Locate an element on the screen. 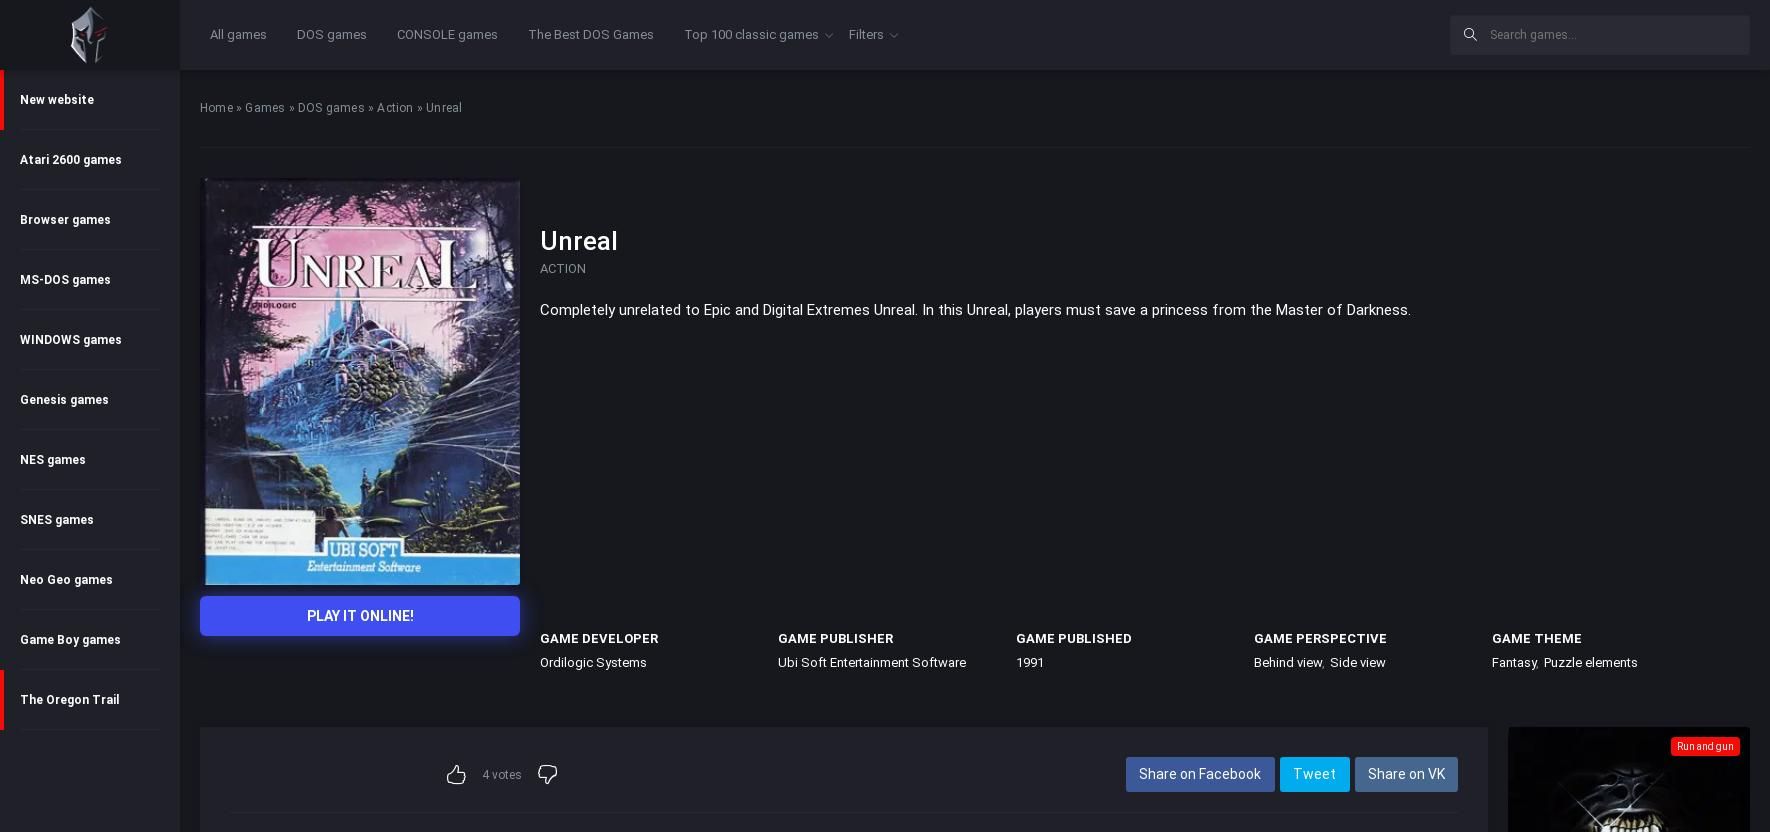 The height and width of the screenshot is (832, 1770). 'Neo Geo games' is located at coordinates (65, 578).